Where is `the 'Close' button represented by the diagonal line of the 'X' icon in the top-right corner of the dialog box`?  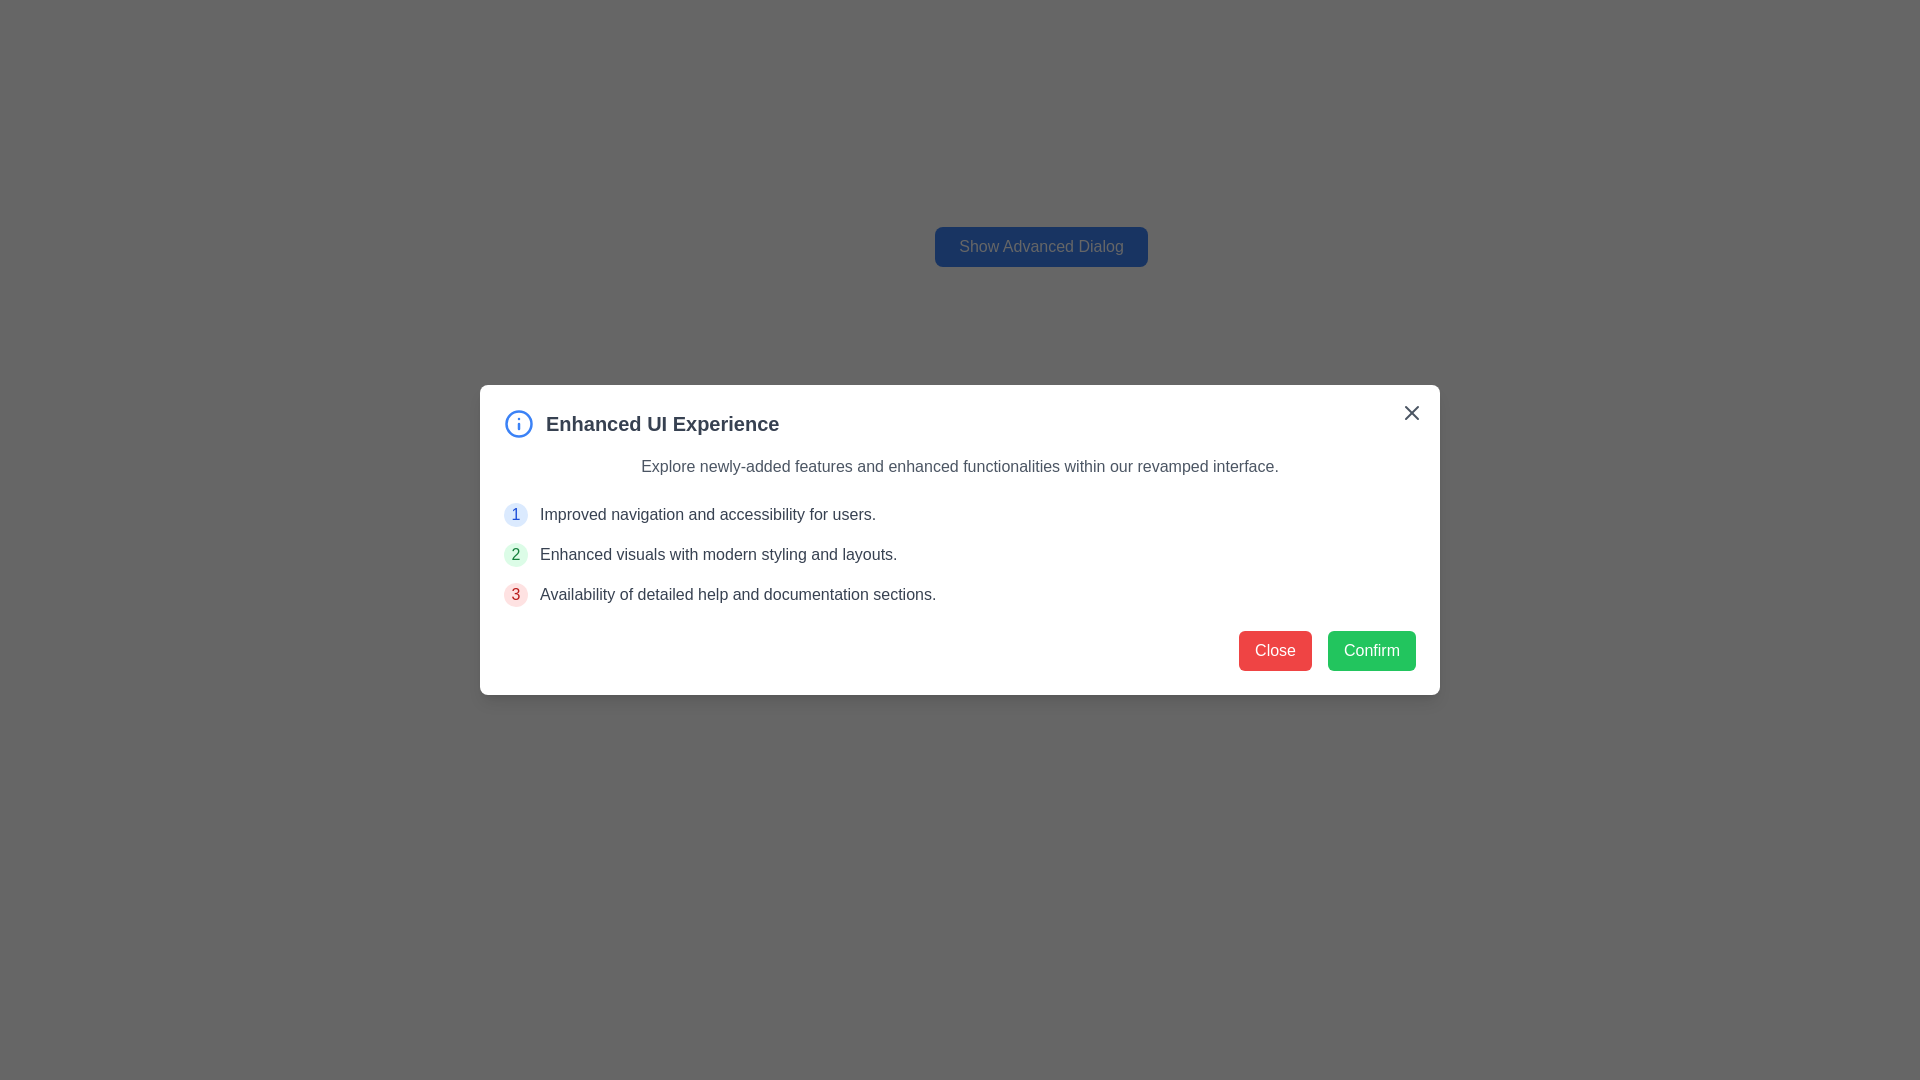
the 'Close' button represented by the diagonal line of the 'X' icon in the top-right corner of the dialog box is located at coordinates (1410, 411).